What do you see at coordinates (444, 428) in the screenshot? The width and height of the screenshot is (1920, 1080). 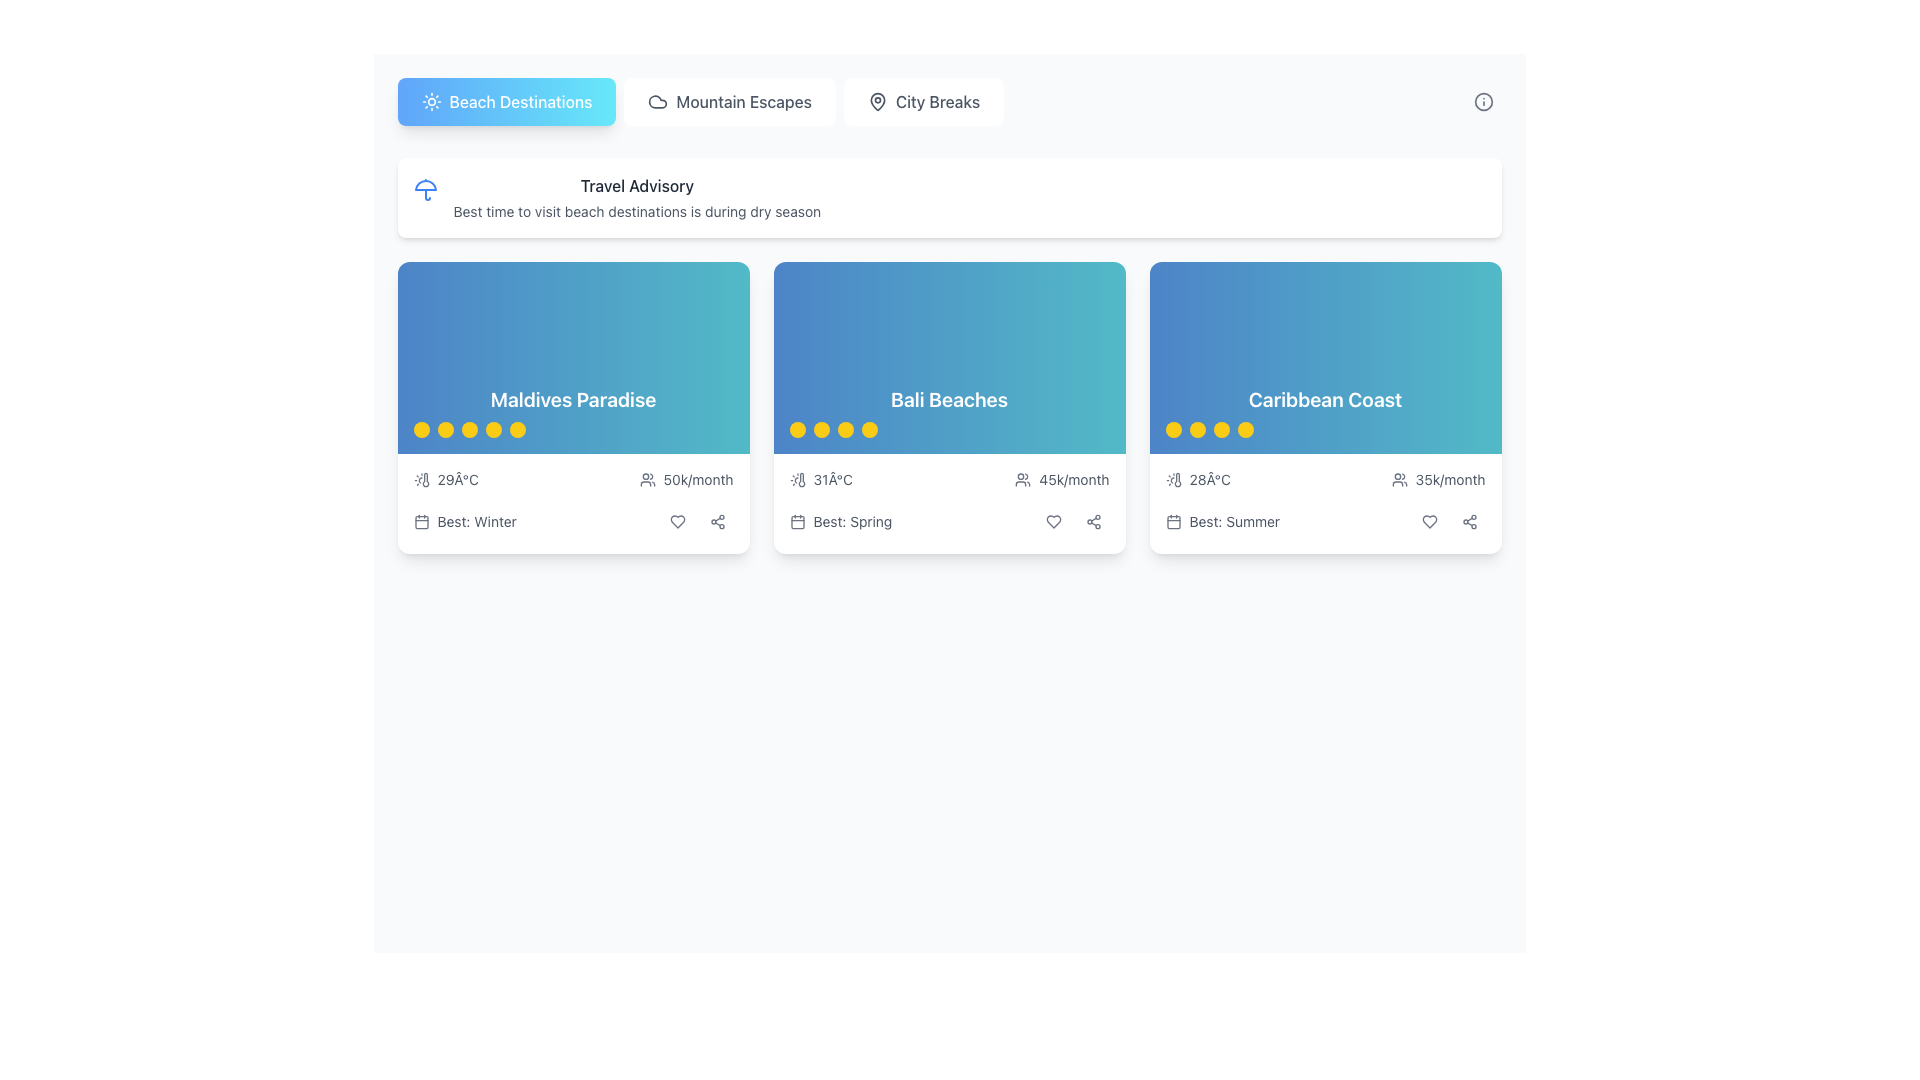 I see `the second small yellow circular rating icon located below the text 'Maldives Paradise' in the 'Beach Destinations' section` at bounding box center [444, 428].